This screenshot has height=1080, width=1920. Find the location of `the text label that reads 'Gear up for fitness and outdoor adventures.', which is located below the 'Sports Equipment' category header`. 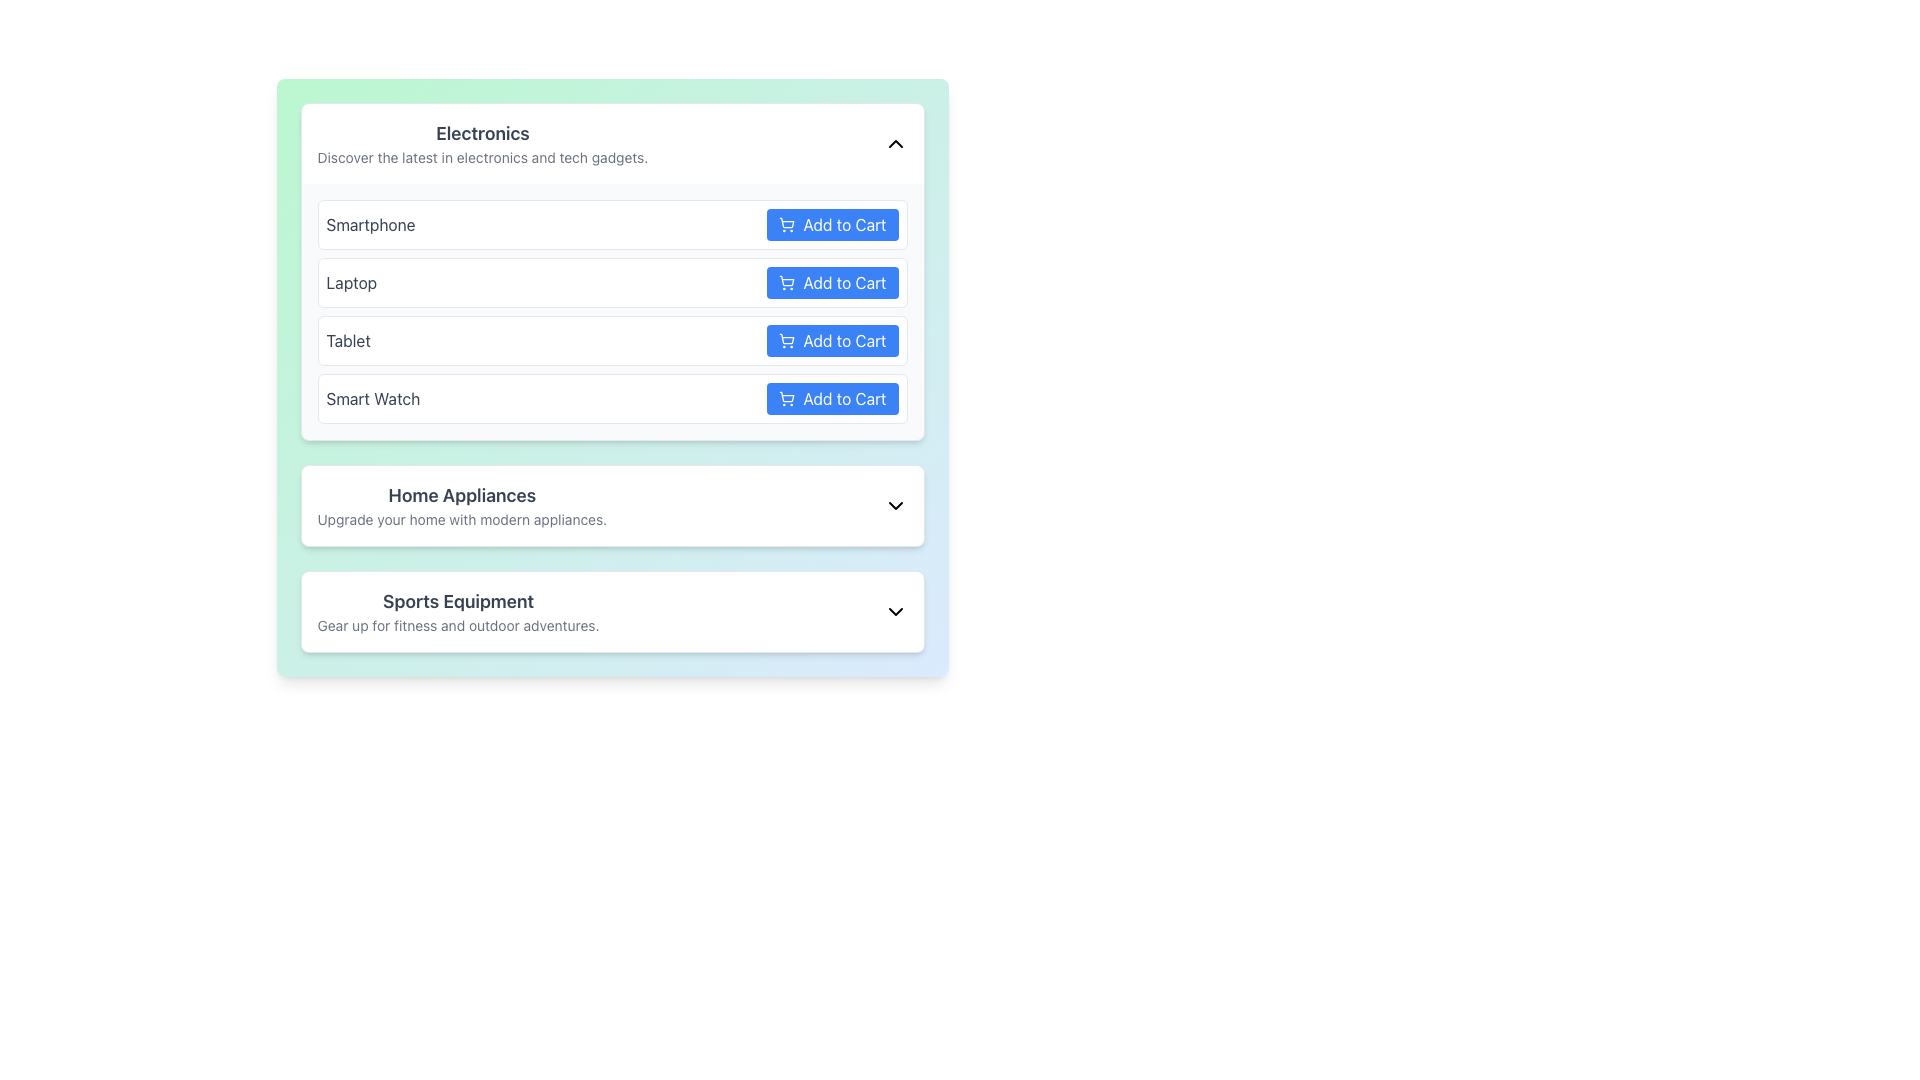

the text label that reads 'Gear up for fitness and outdoor adventures.', which is located below the 'Sports Equipment' category header is located at coordinates (457, 624).